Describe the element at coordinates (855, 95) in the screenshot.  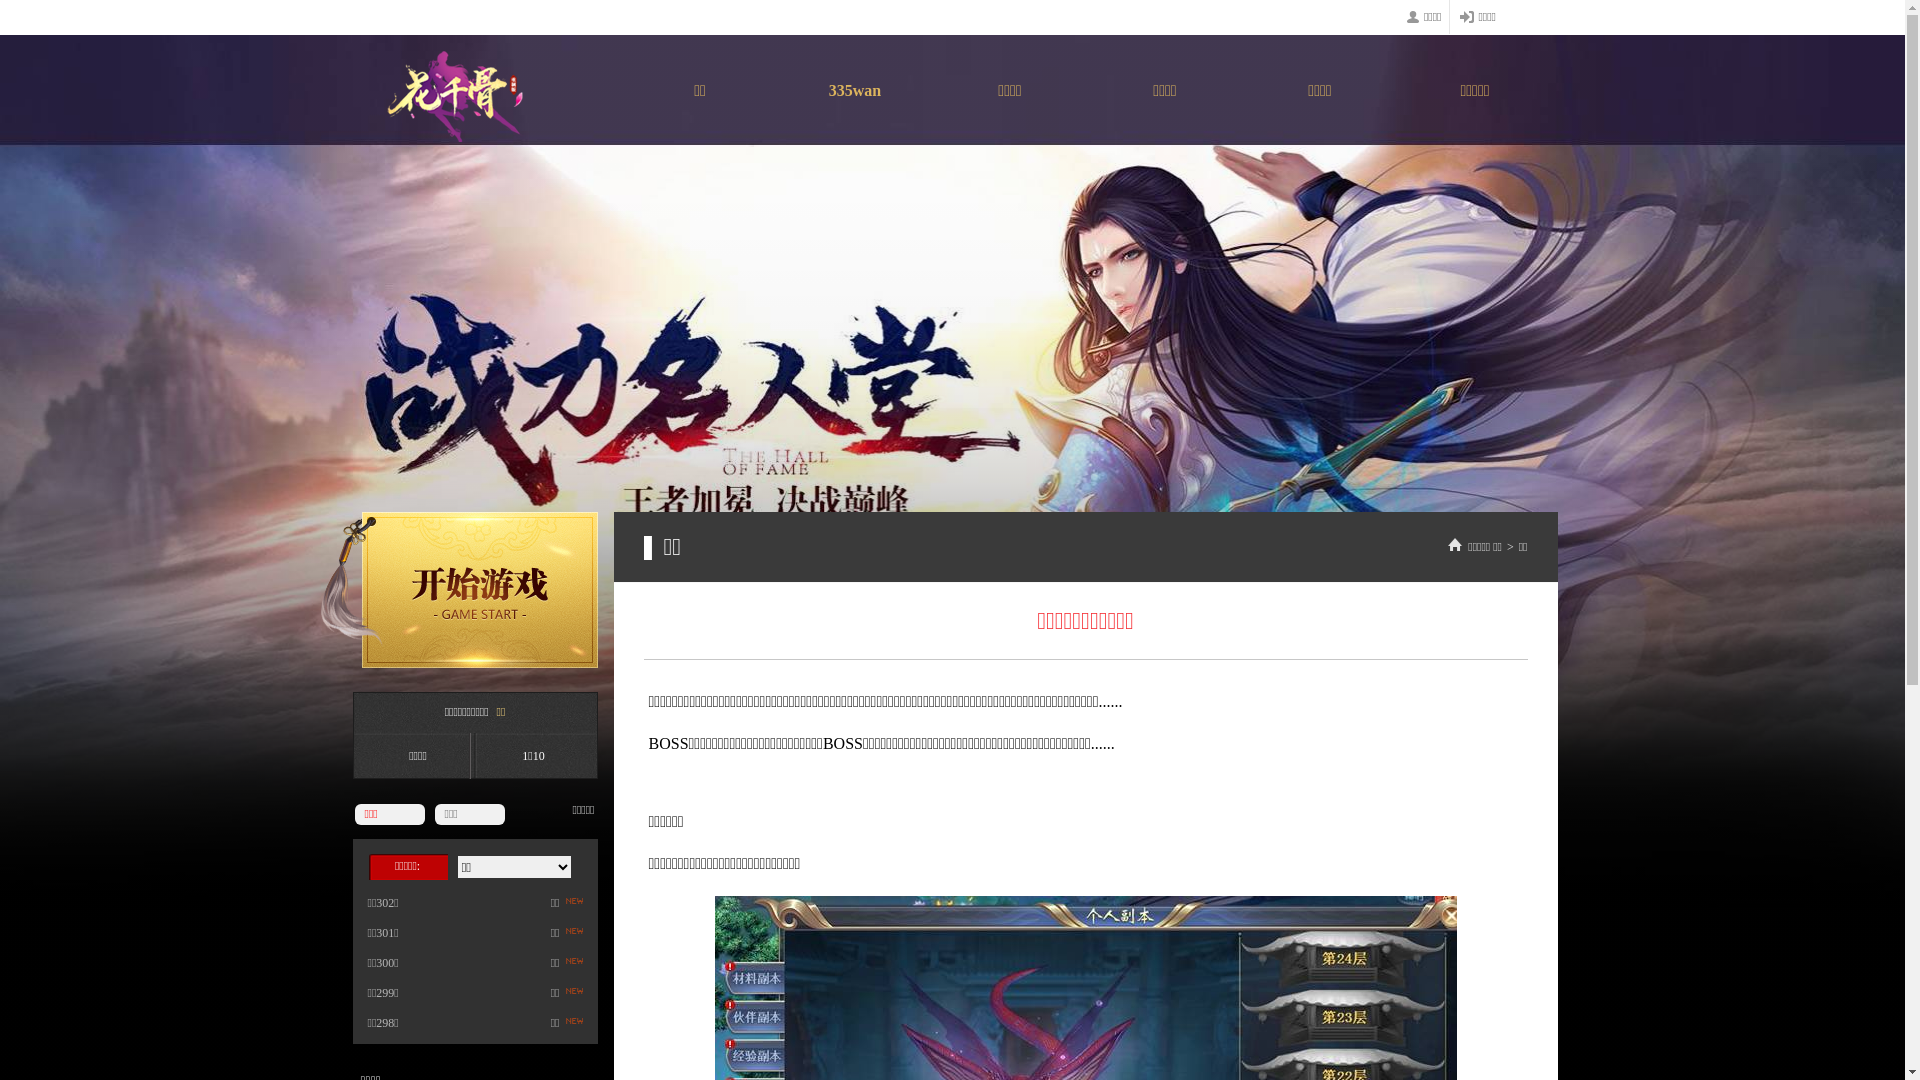
I see `'335wan'` at that location.